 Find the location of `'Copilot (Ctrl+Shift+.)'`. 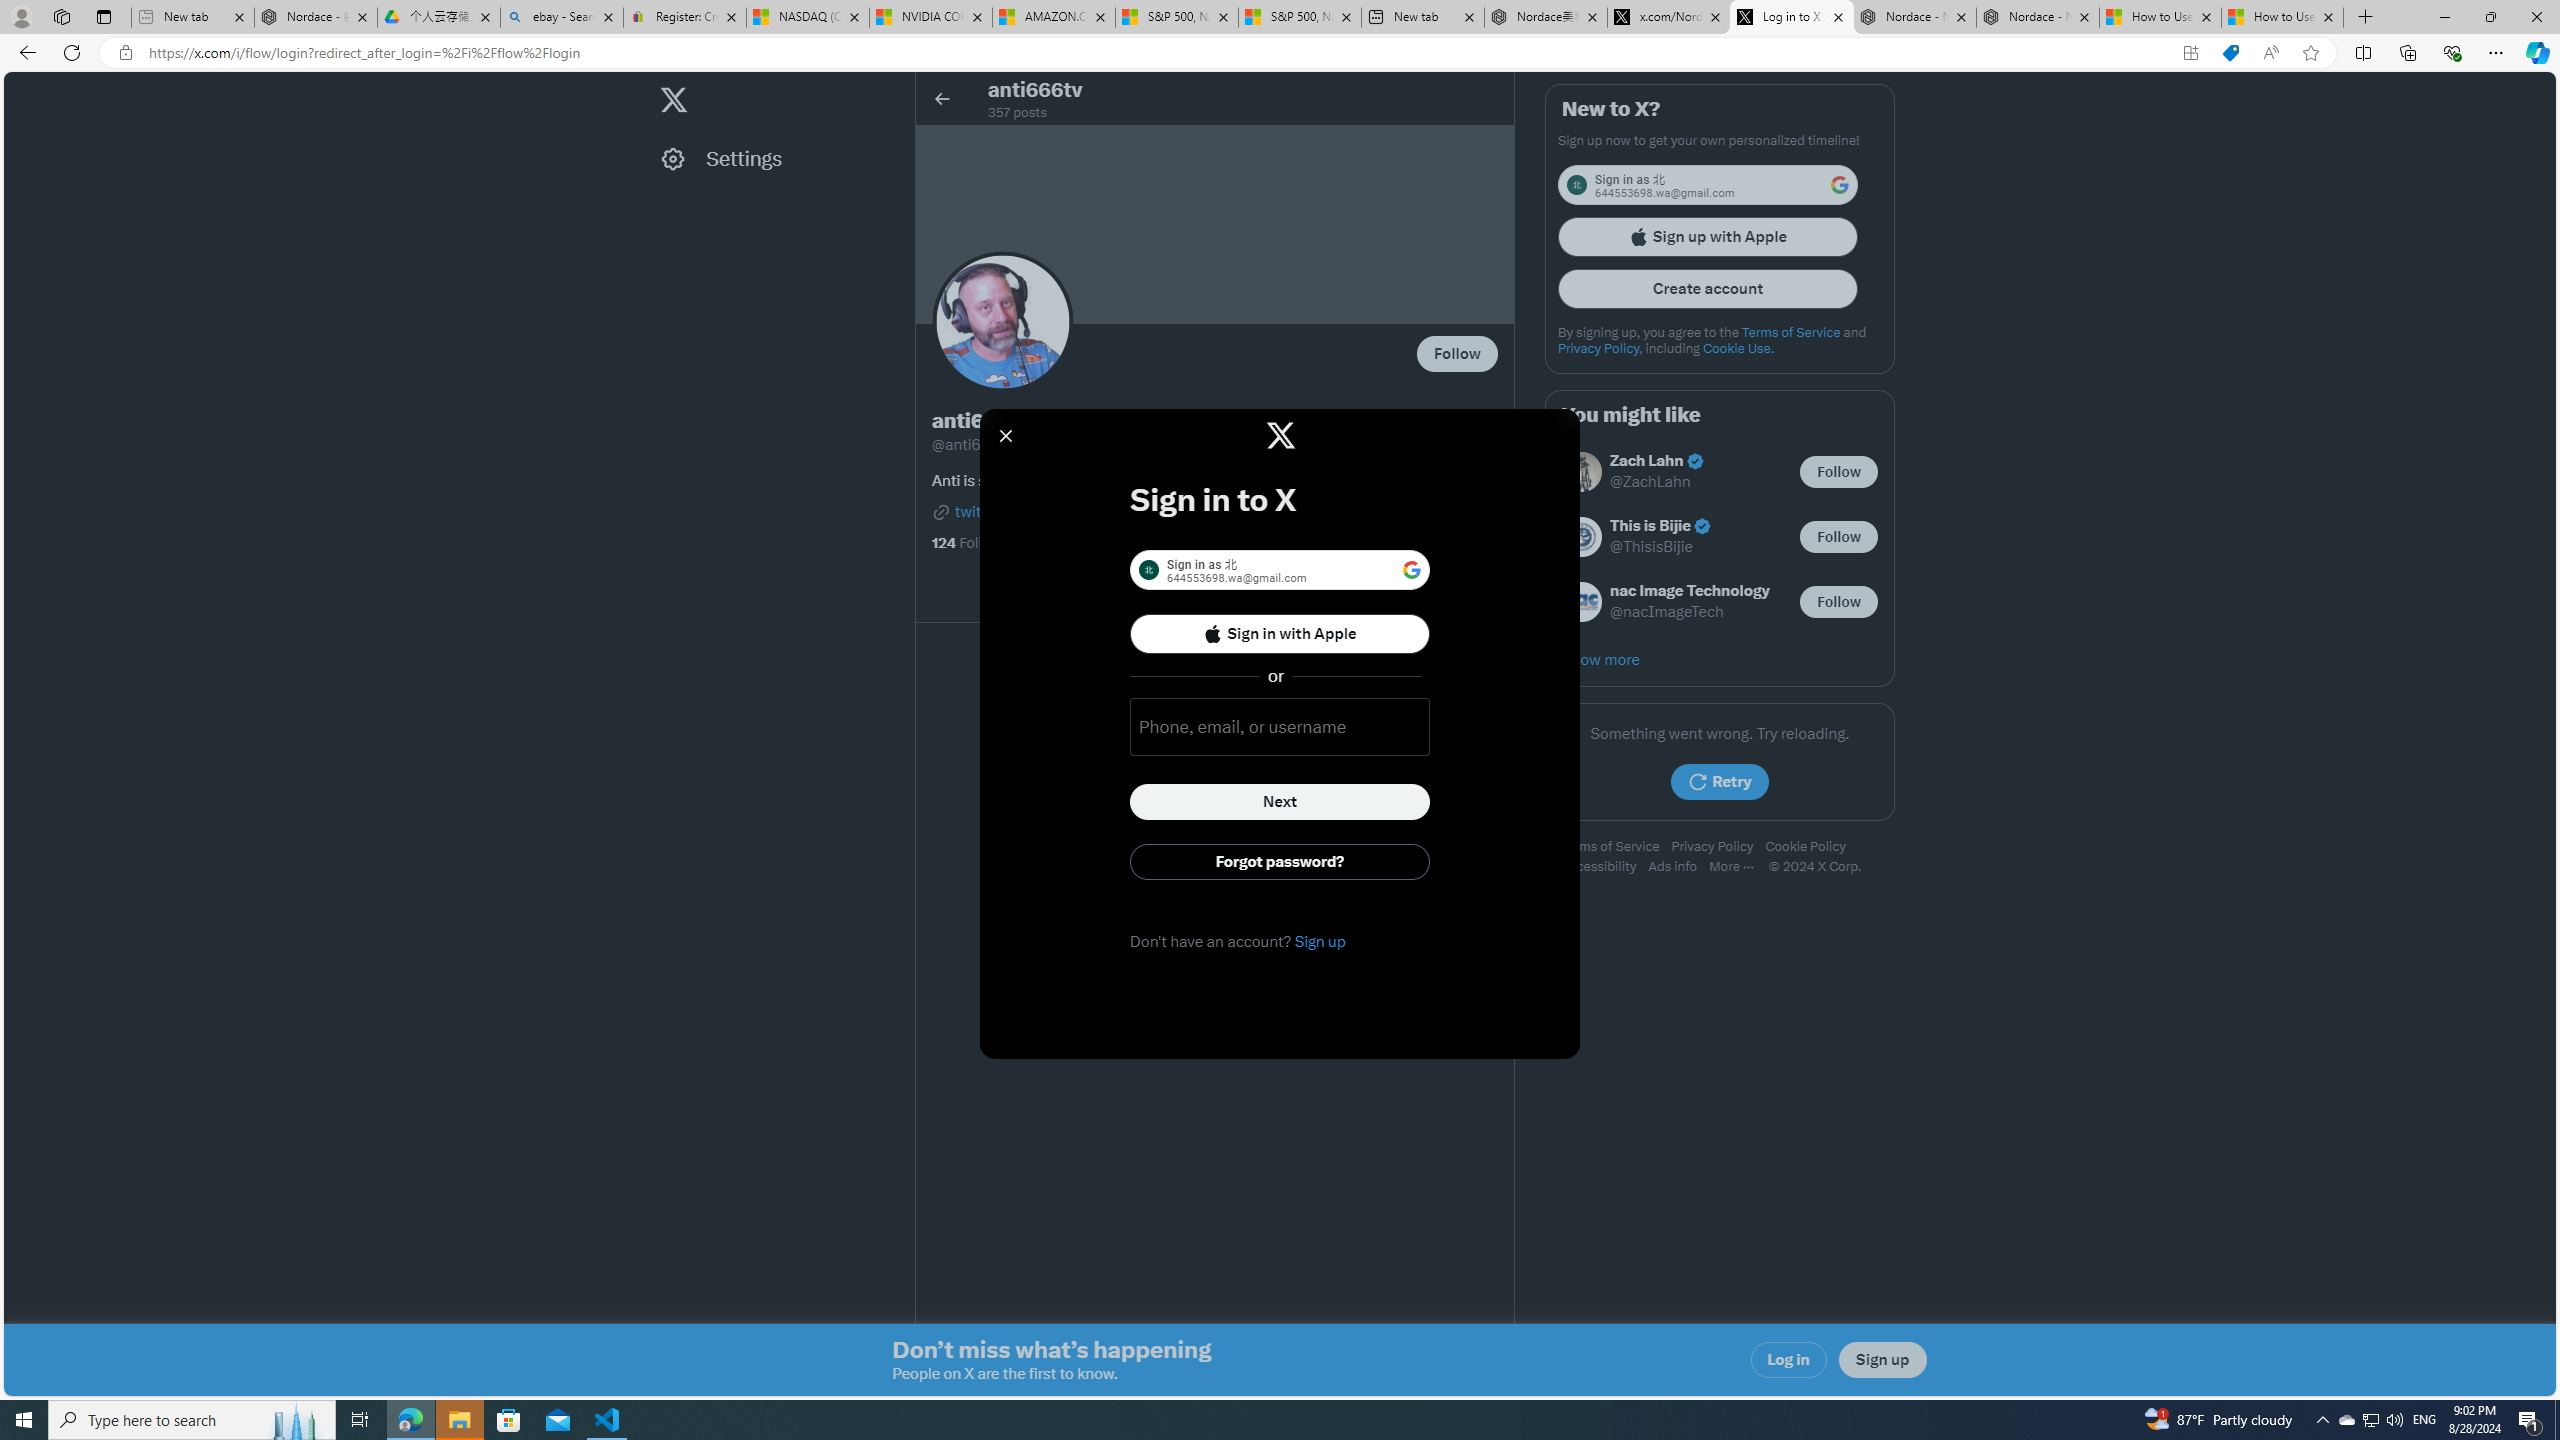

'Copilot (Ctrl+Shift+.)' is located at coordinates (2535, 51).